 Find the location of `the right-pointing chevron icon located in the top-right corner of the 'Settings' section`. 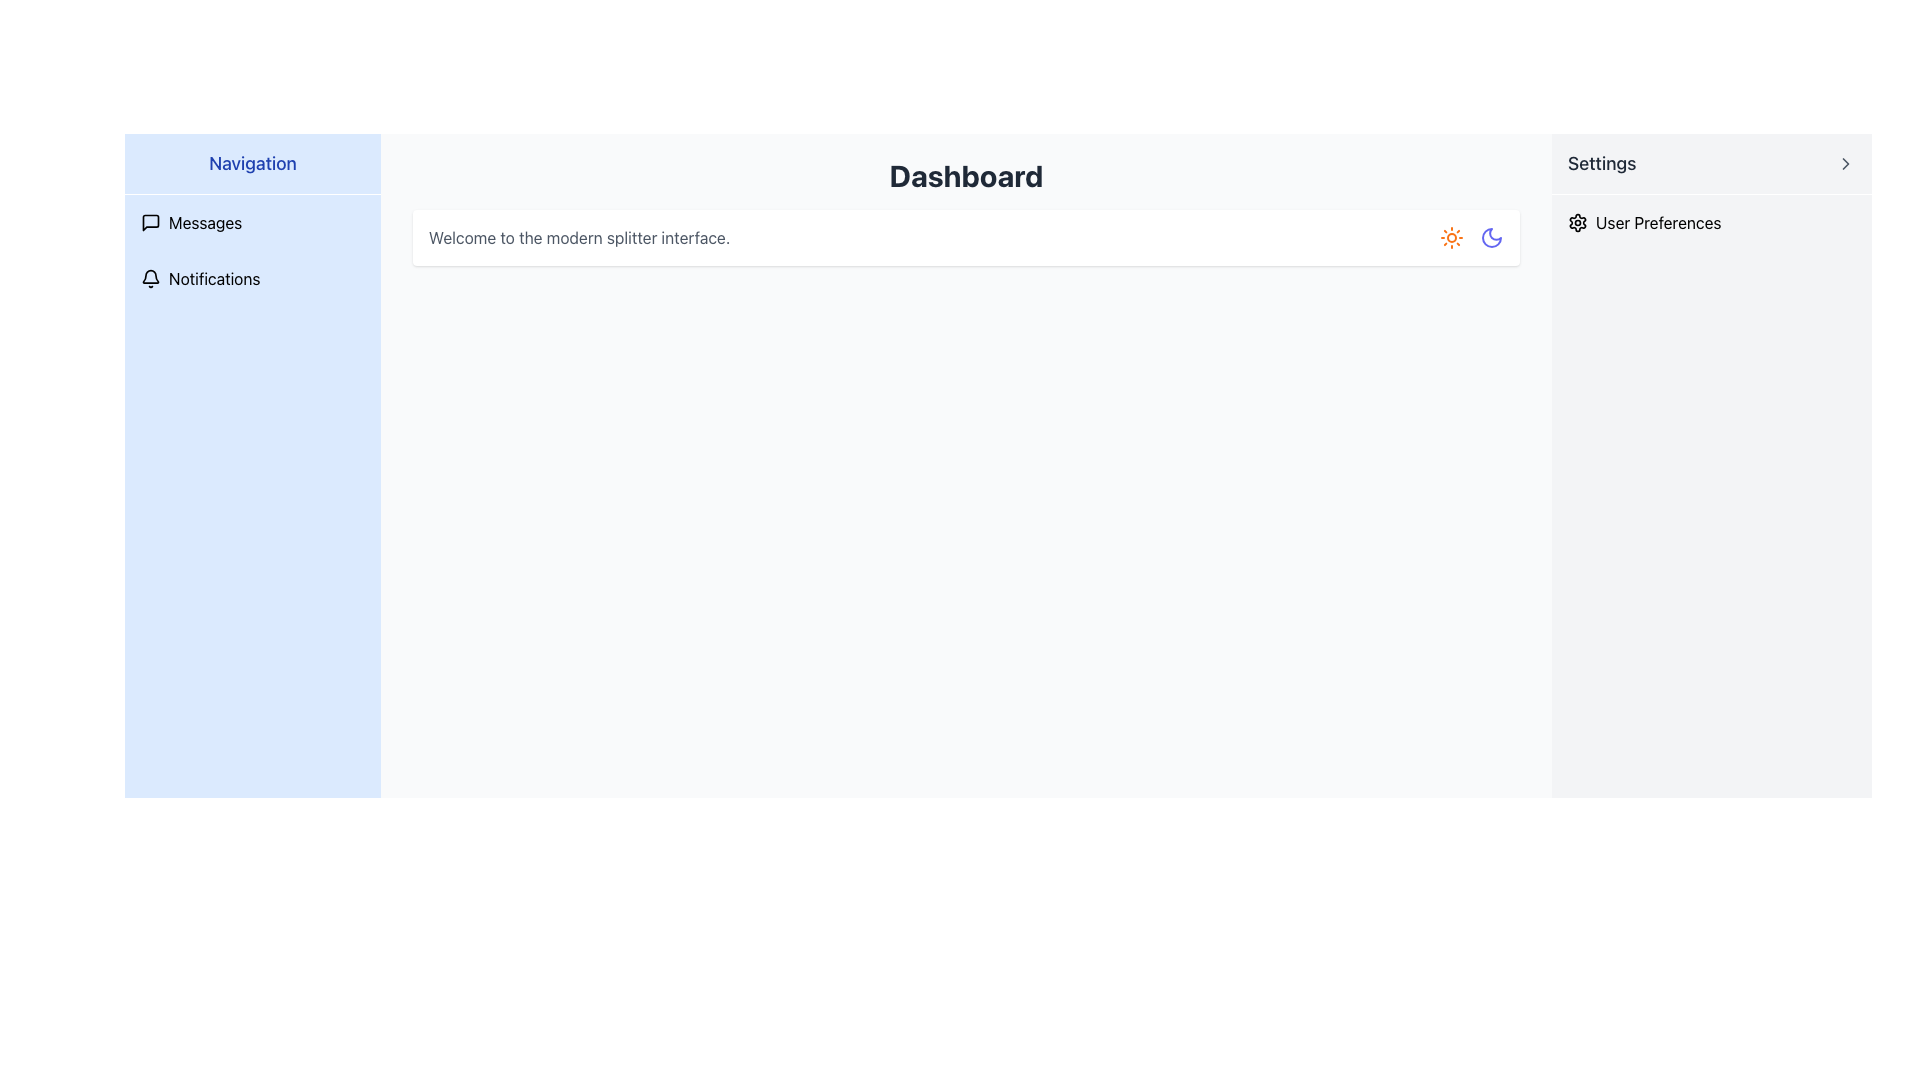

the right-pointing chevron icon located in the top-right corner of the 'Settings' section is located at coordinates (1845, 163).